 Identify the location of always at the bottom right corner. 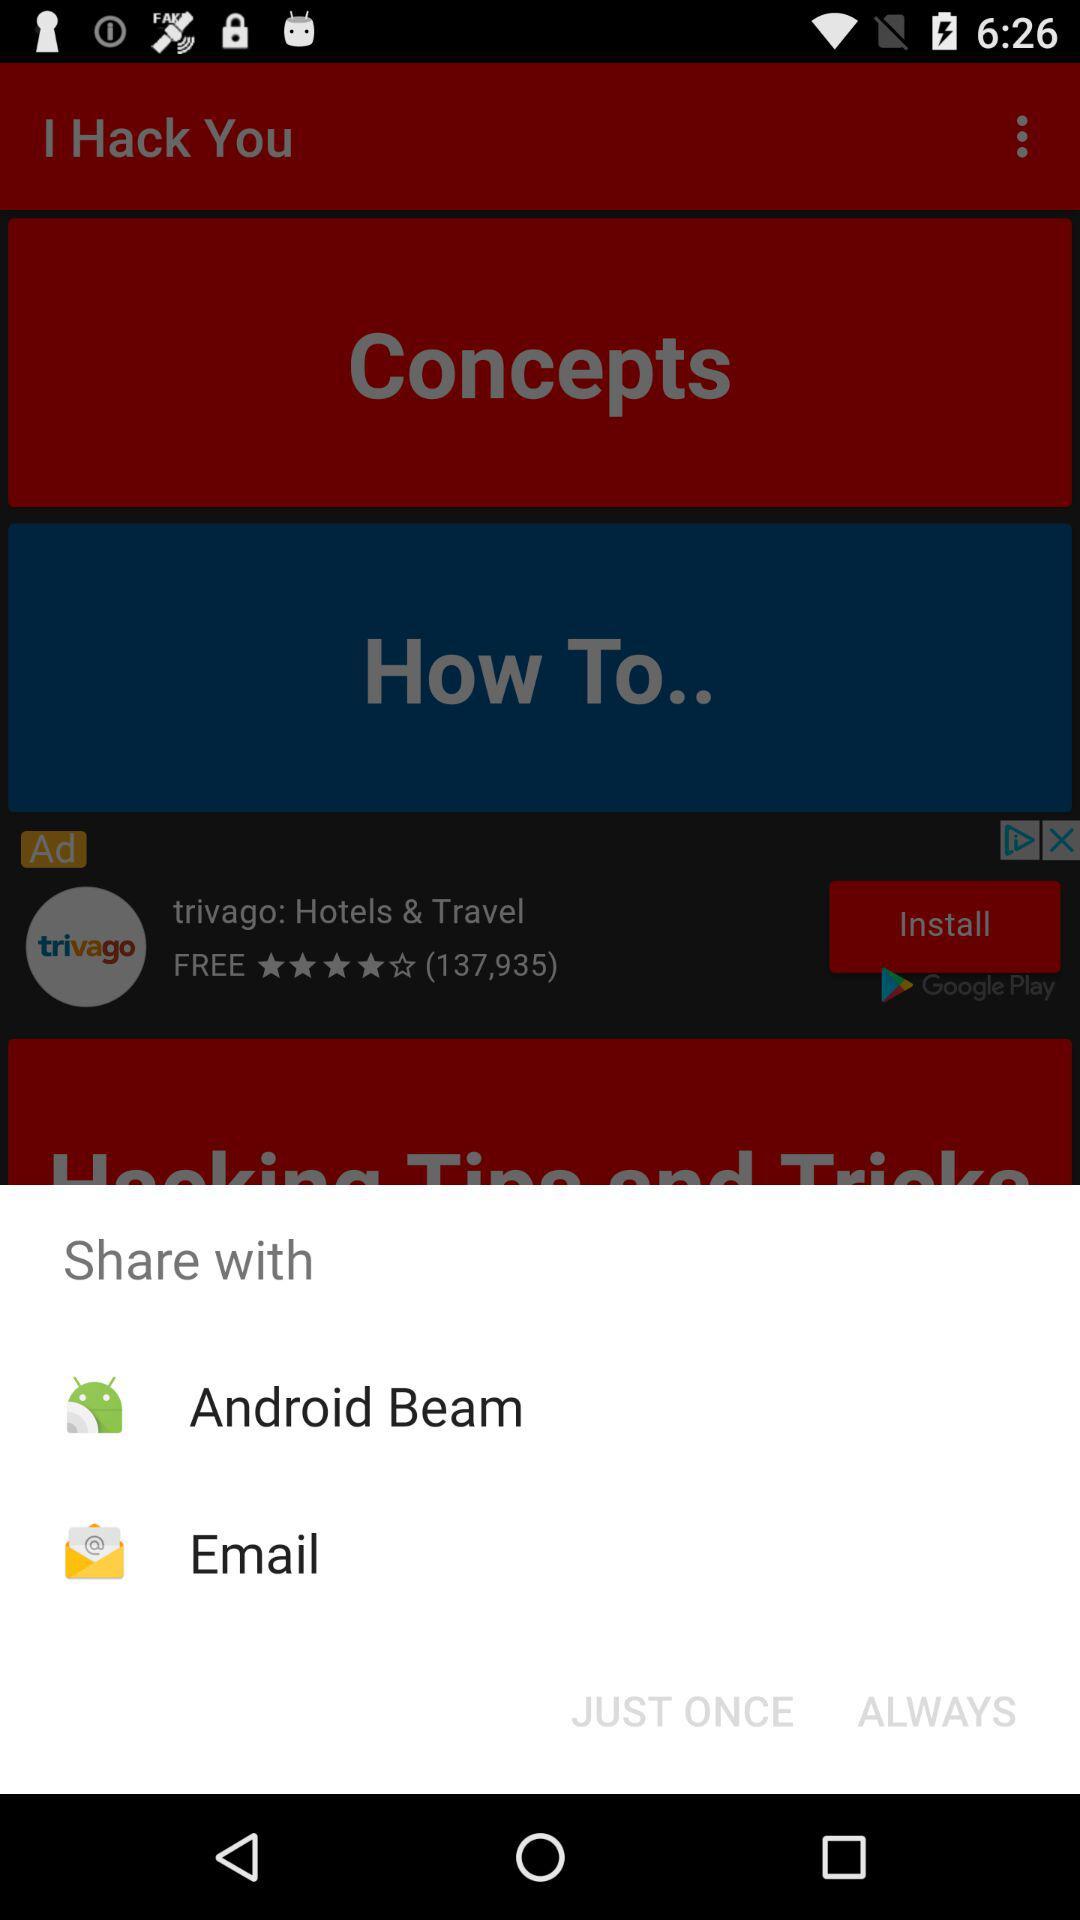
(937, 1708).